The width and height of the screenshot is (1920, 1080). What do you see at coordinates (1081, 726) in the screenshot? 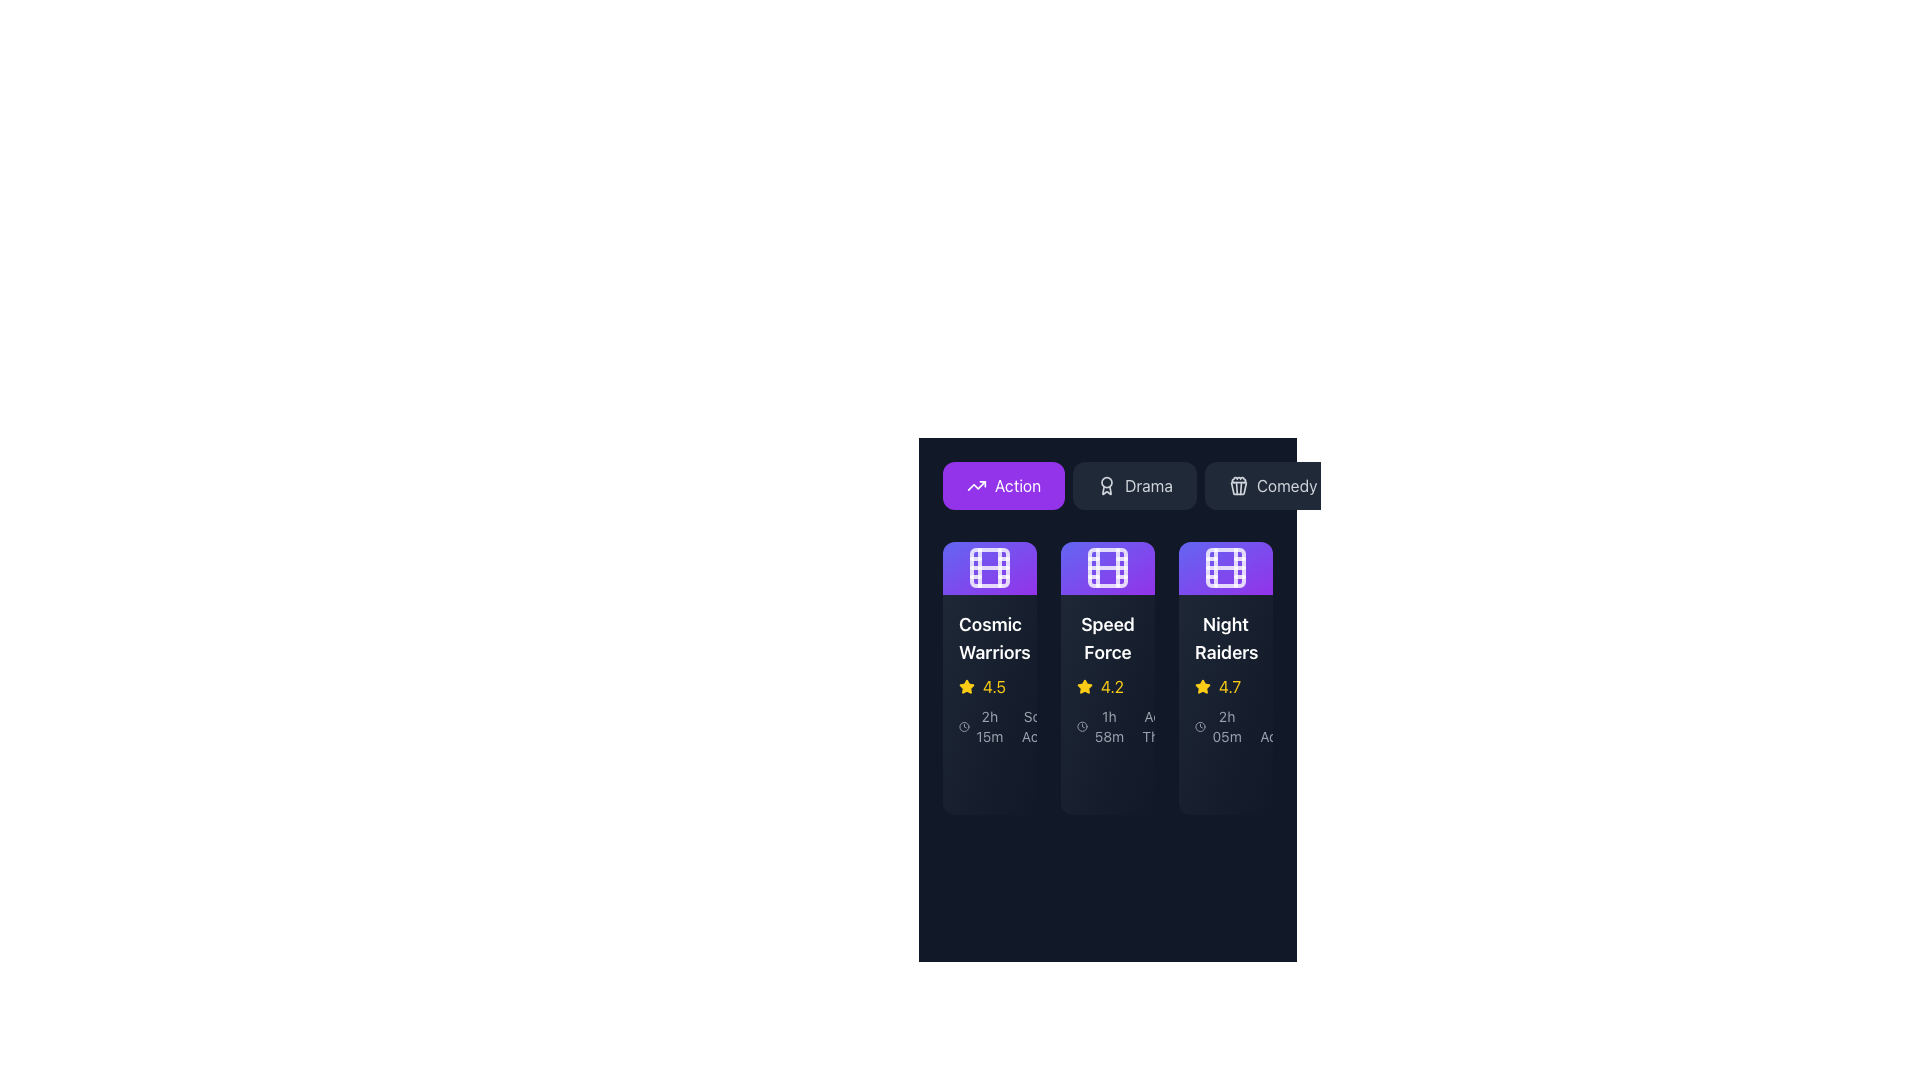
I see `the icon representing the movie duration located in the second card from the left, next to the text '1h 58m'` at bounding box center [1081, 726].